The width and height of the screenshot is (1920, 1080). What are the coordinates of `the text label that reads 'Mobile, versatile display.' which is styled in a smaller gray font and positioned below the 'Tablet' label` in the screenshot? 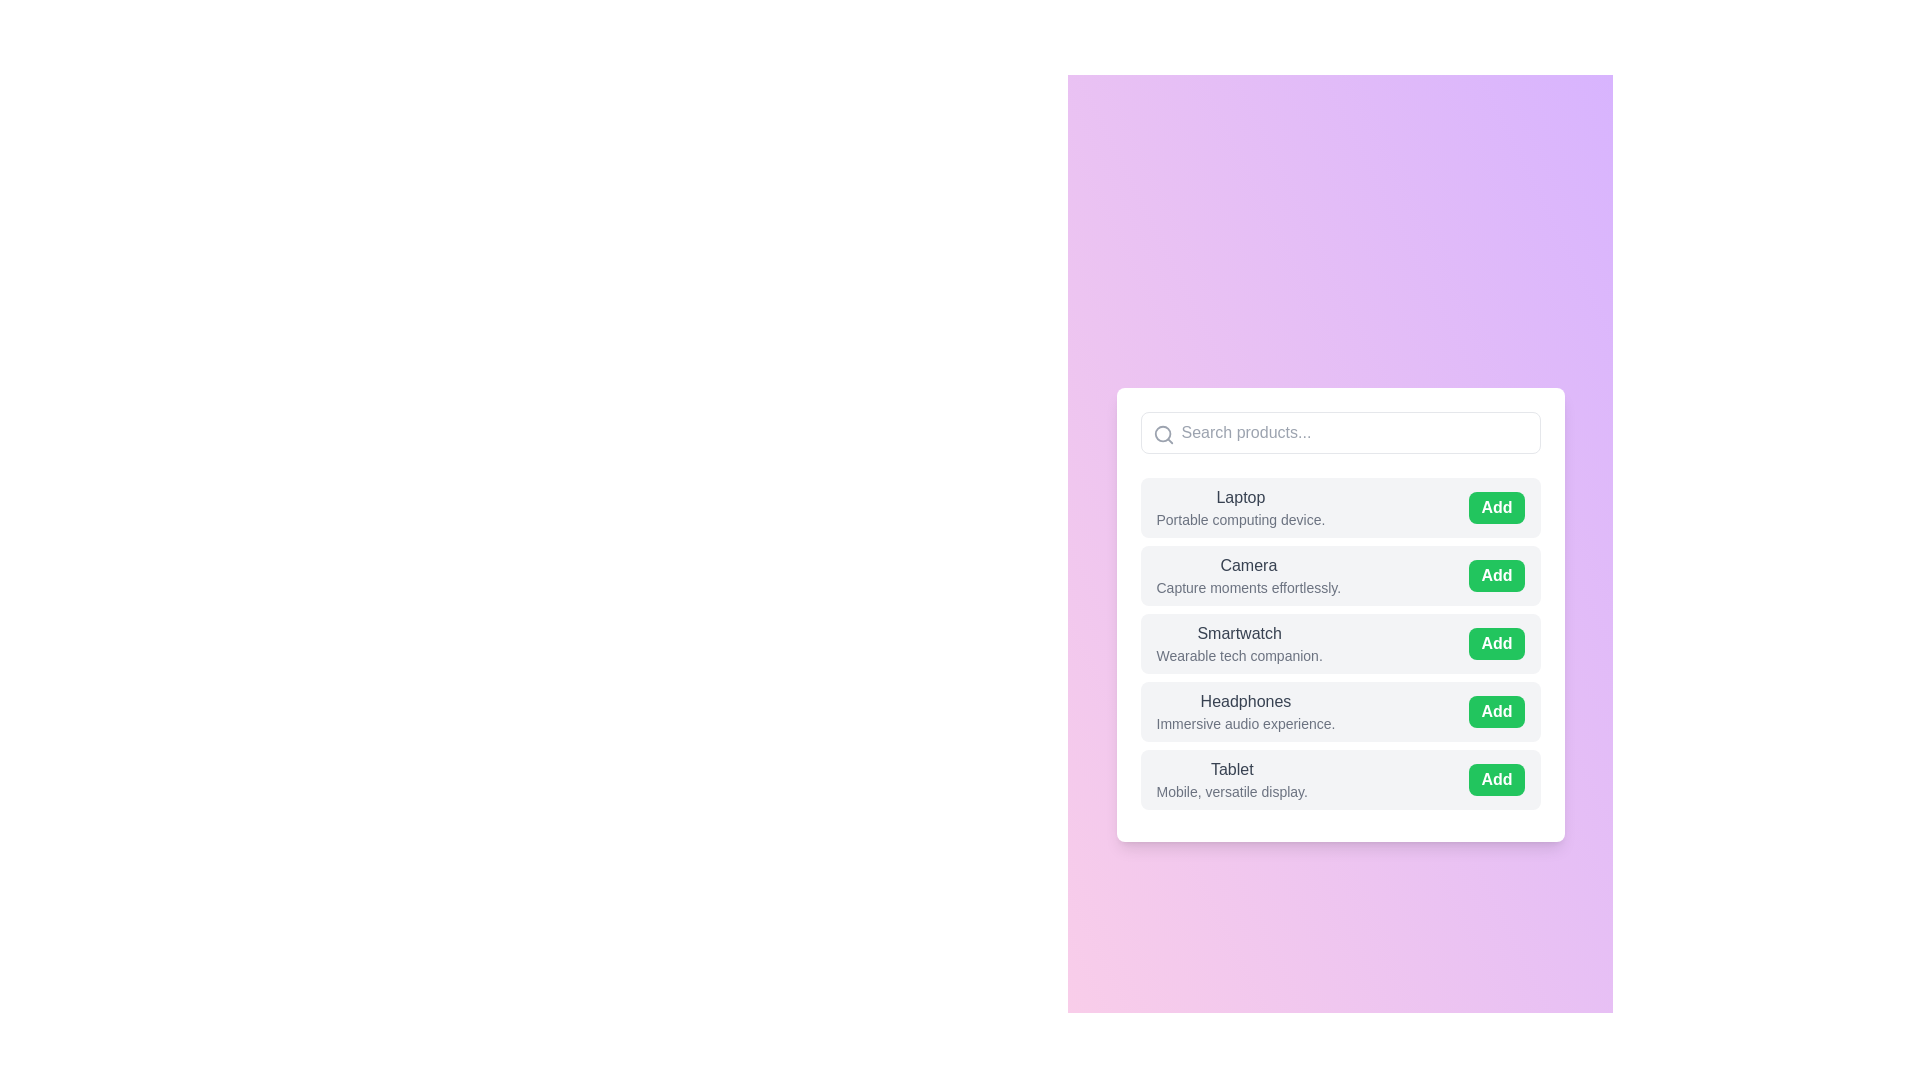 It's located at (1231, 790).